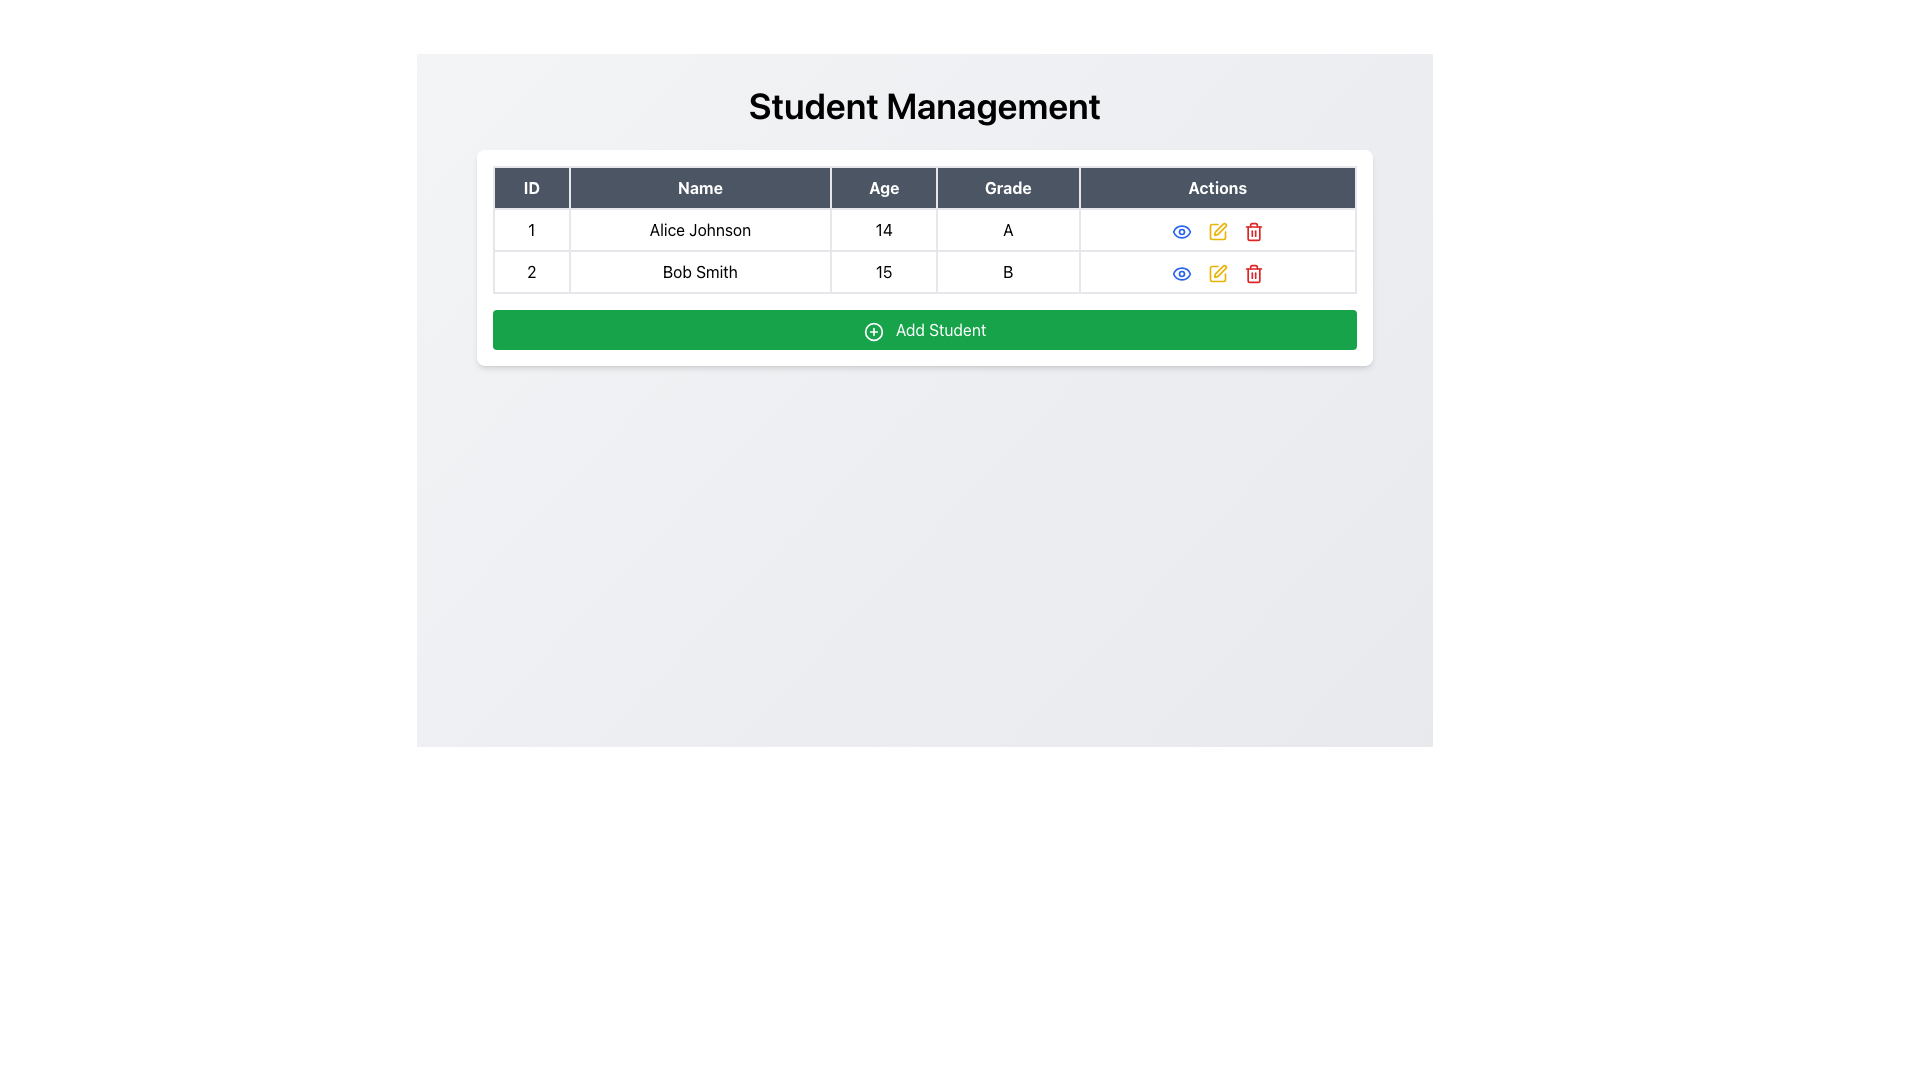  I want to click on the table cell containing the grade 'A' for the student 'Alice Johnson', which is the fourth cell in the first row under the 'Grade' column, so click(1008, 229).